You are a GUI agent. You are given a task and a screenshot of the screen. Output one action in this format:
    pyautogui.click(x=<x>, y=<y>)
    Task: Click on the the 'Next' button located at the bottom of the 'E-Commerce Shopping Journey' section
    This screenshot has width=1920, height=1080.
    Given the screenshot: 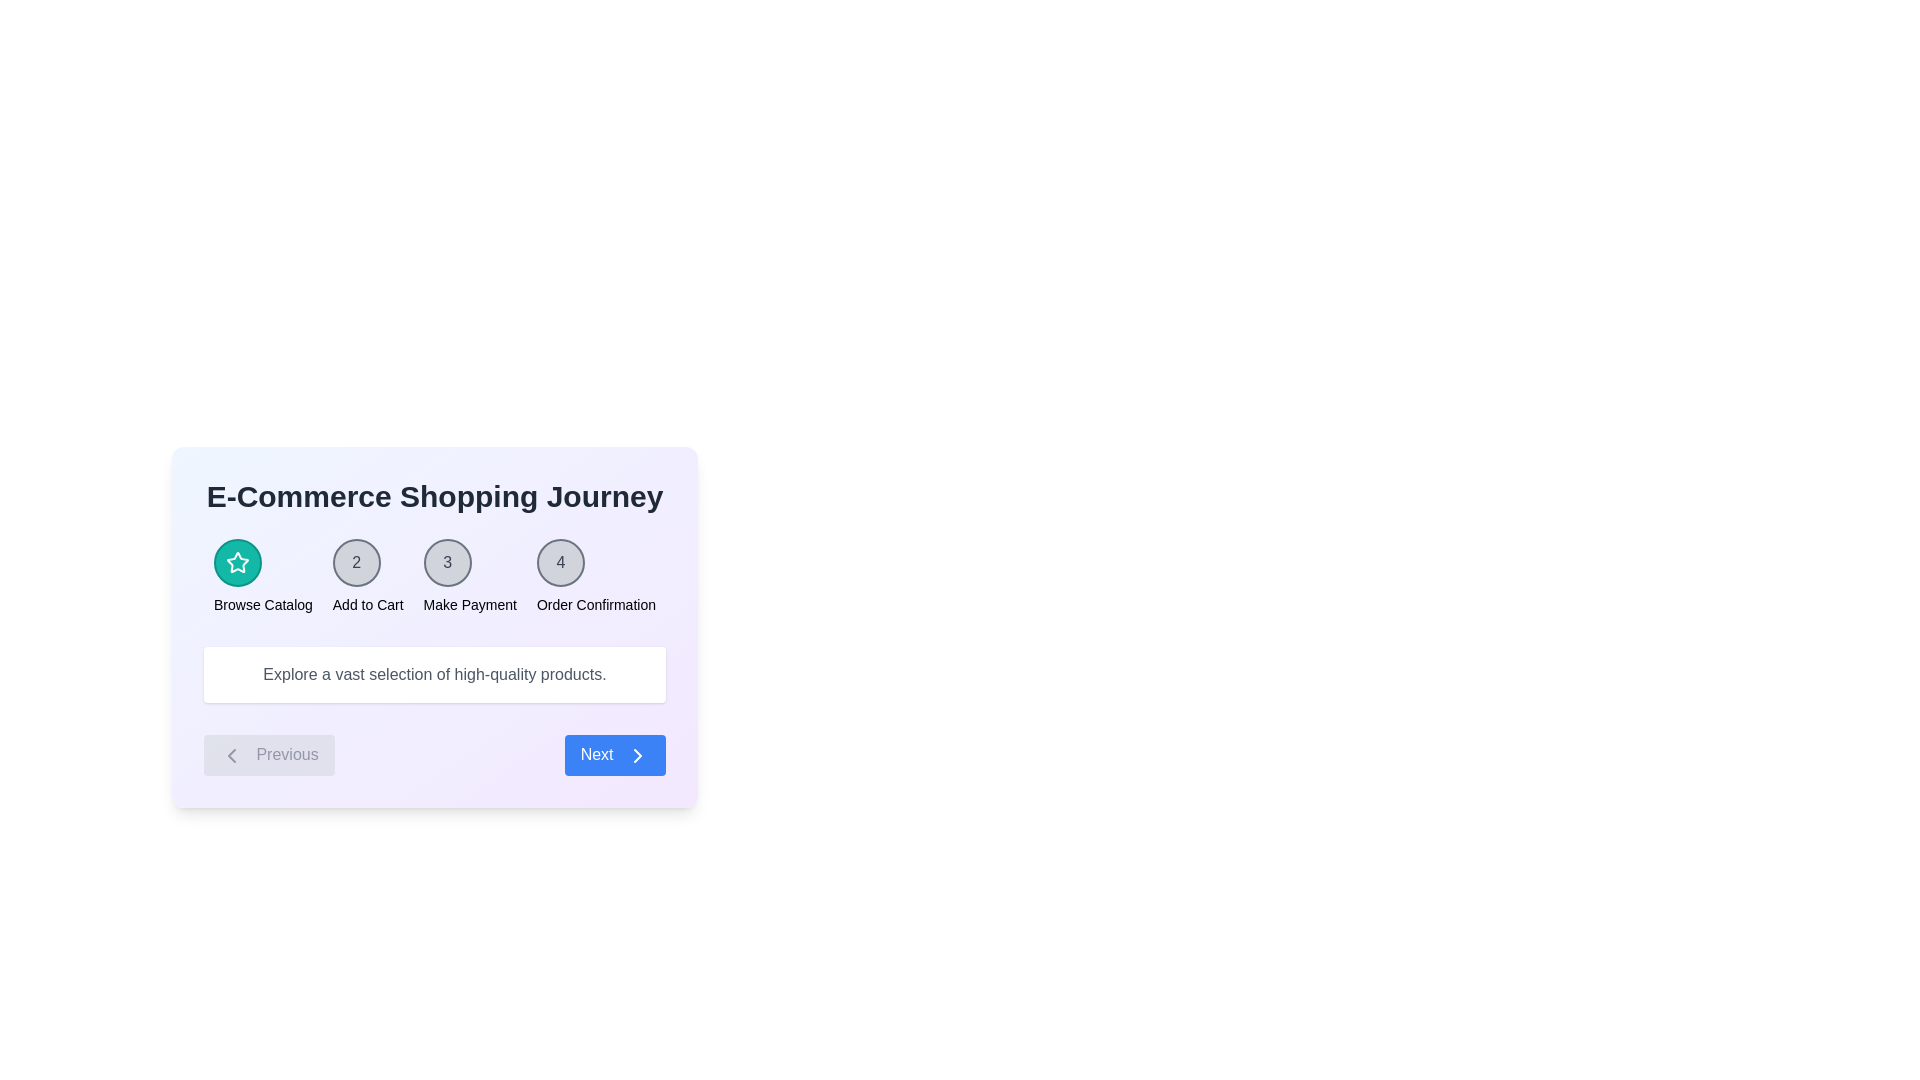 What is the action you would take?
    pyautogui.click(x=434, y=626)
    